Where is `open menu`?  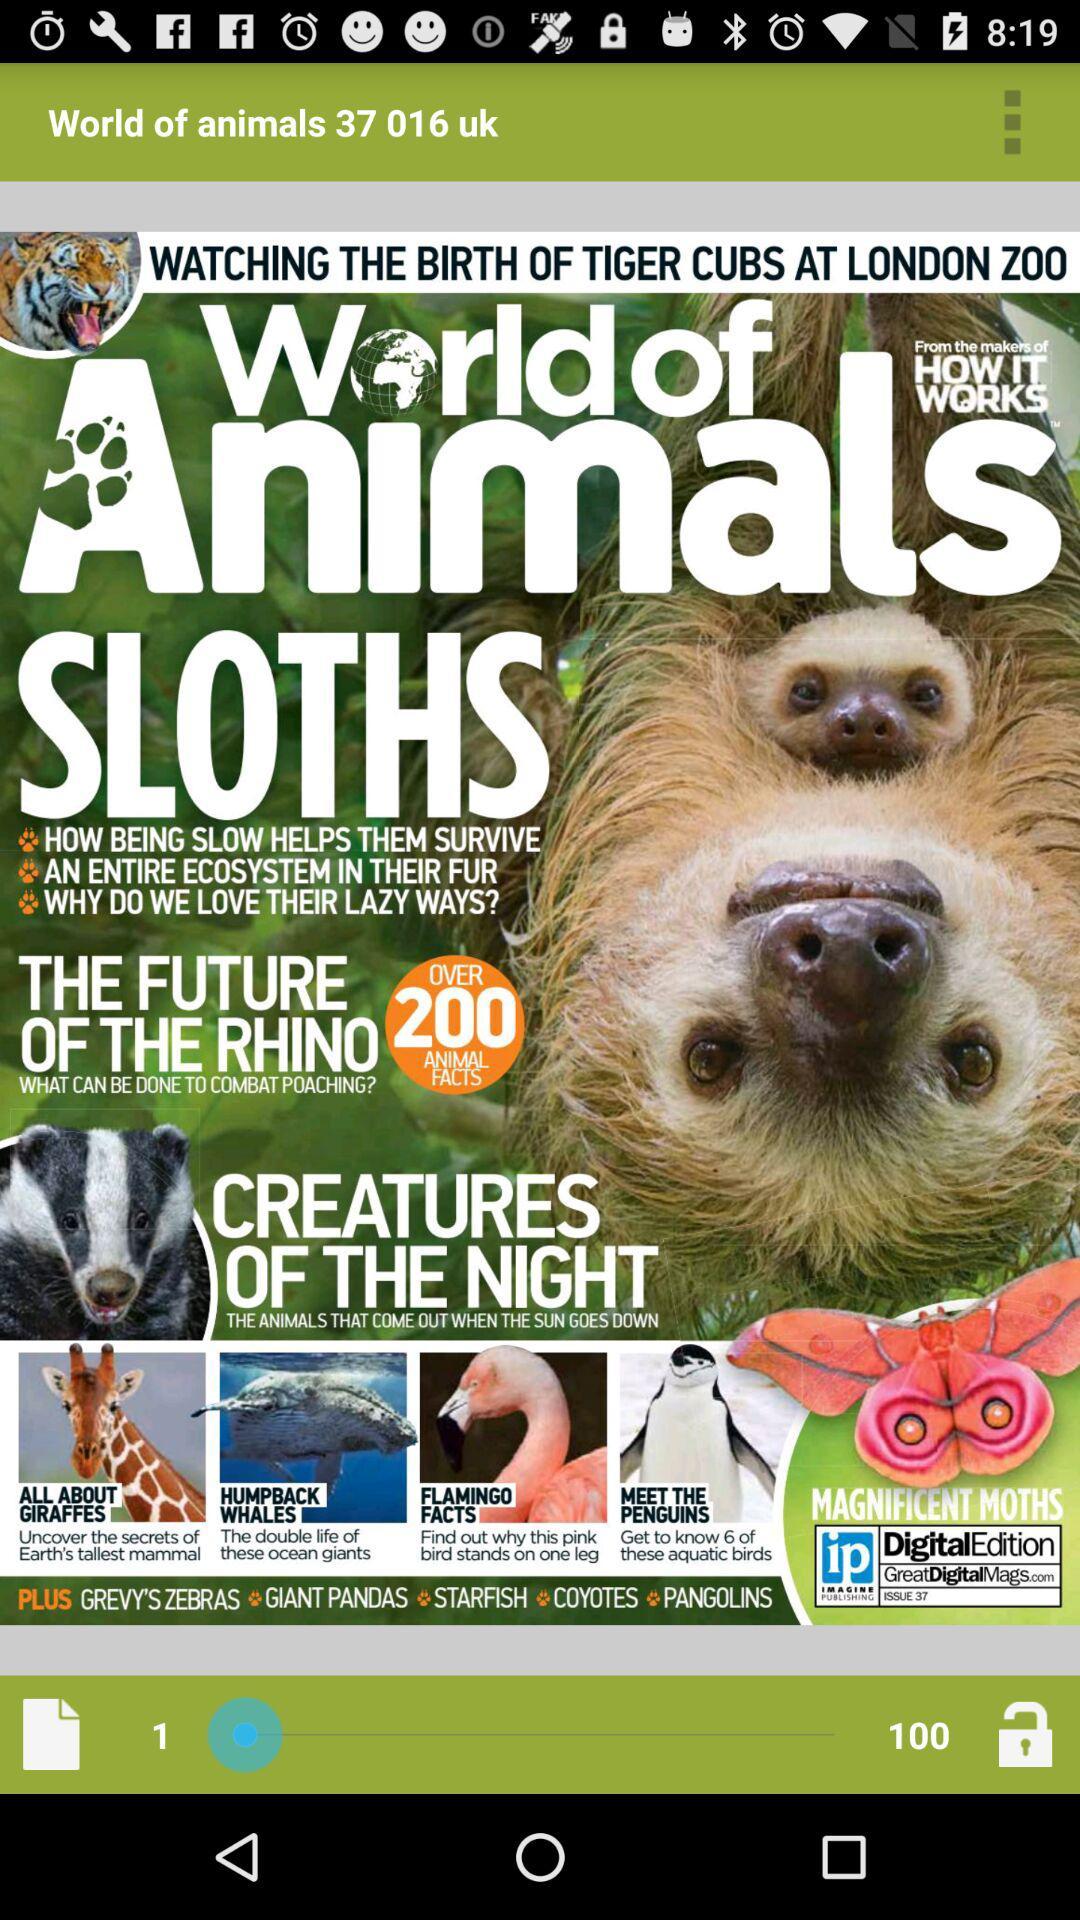 open menu is located at coordinates (1012, 121).